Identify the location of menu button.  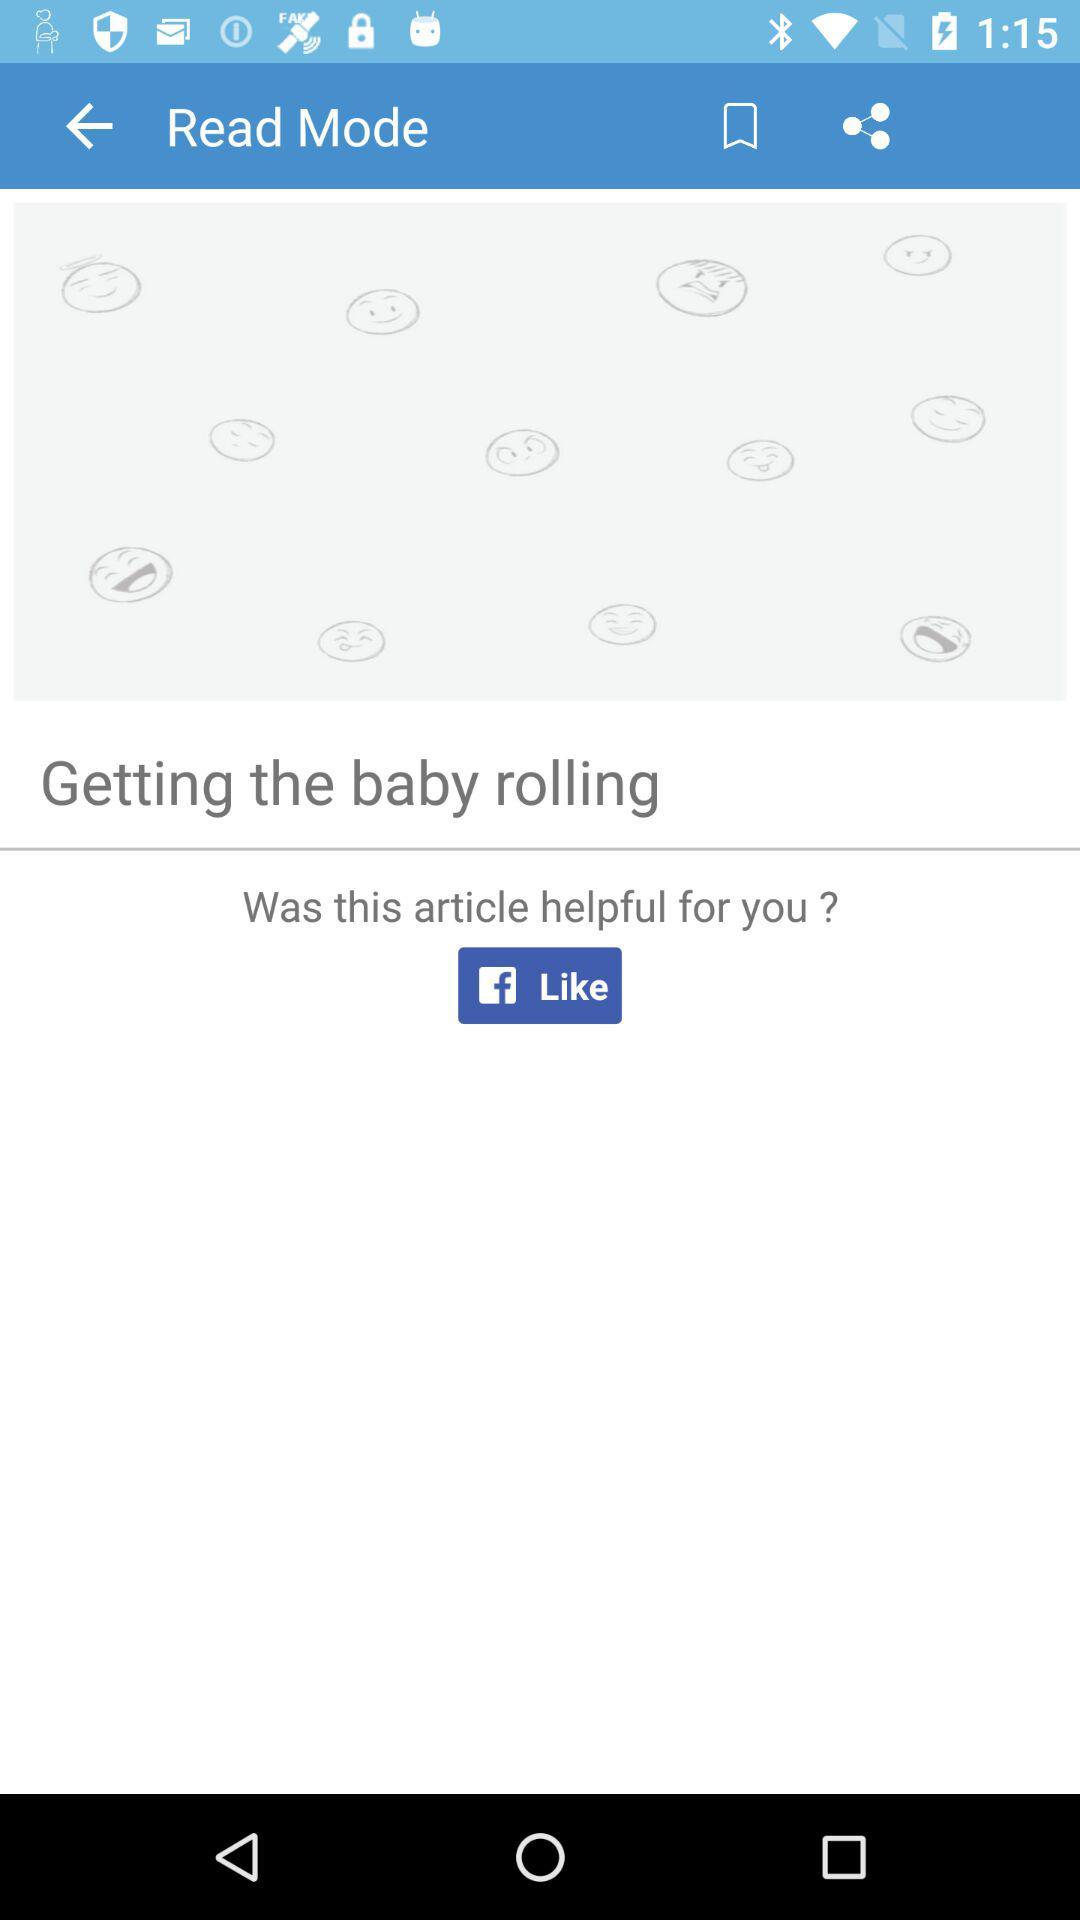
(865, 124).